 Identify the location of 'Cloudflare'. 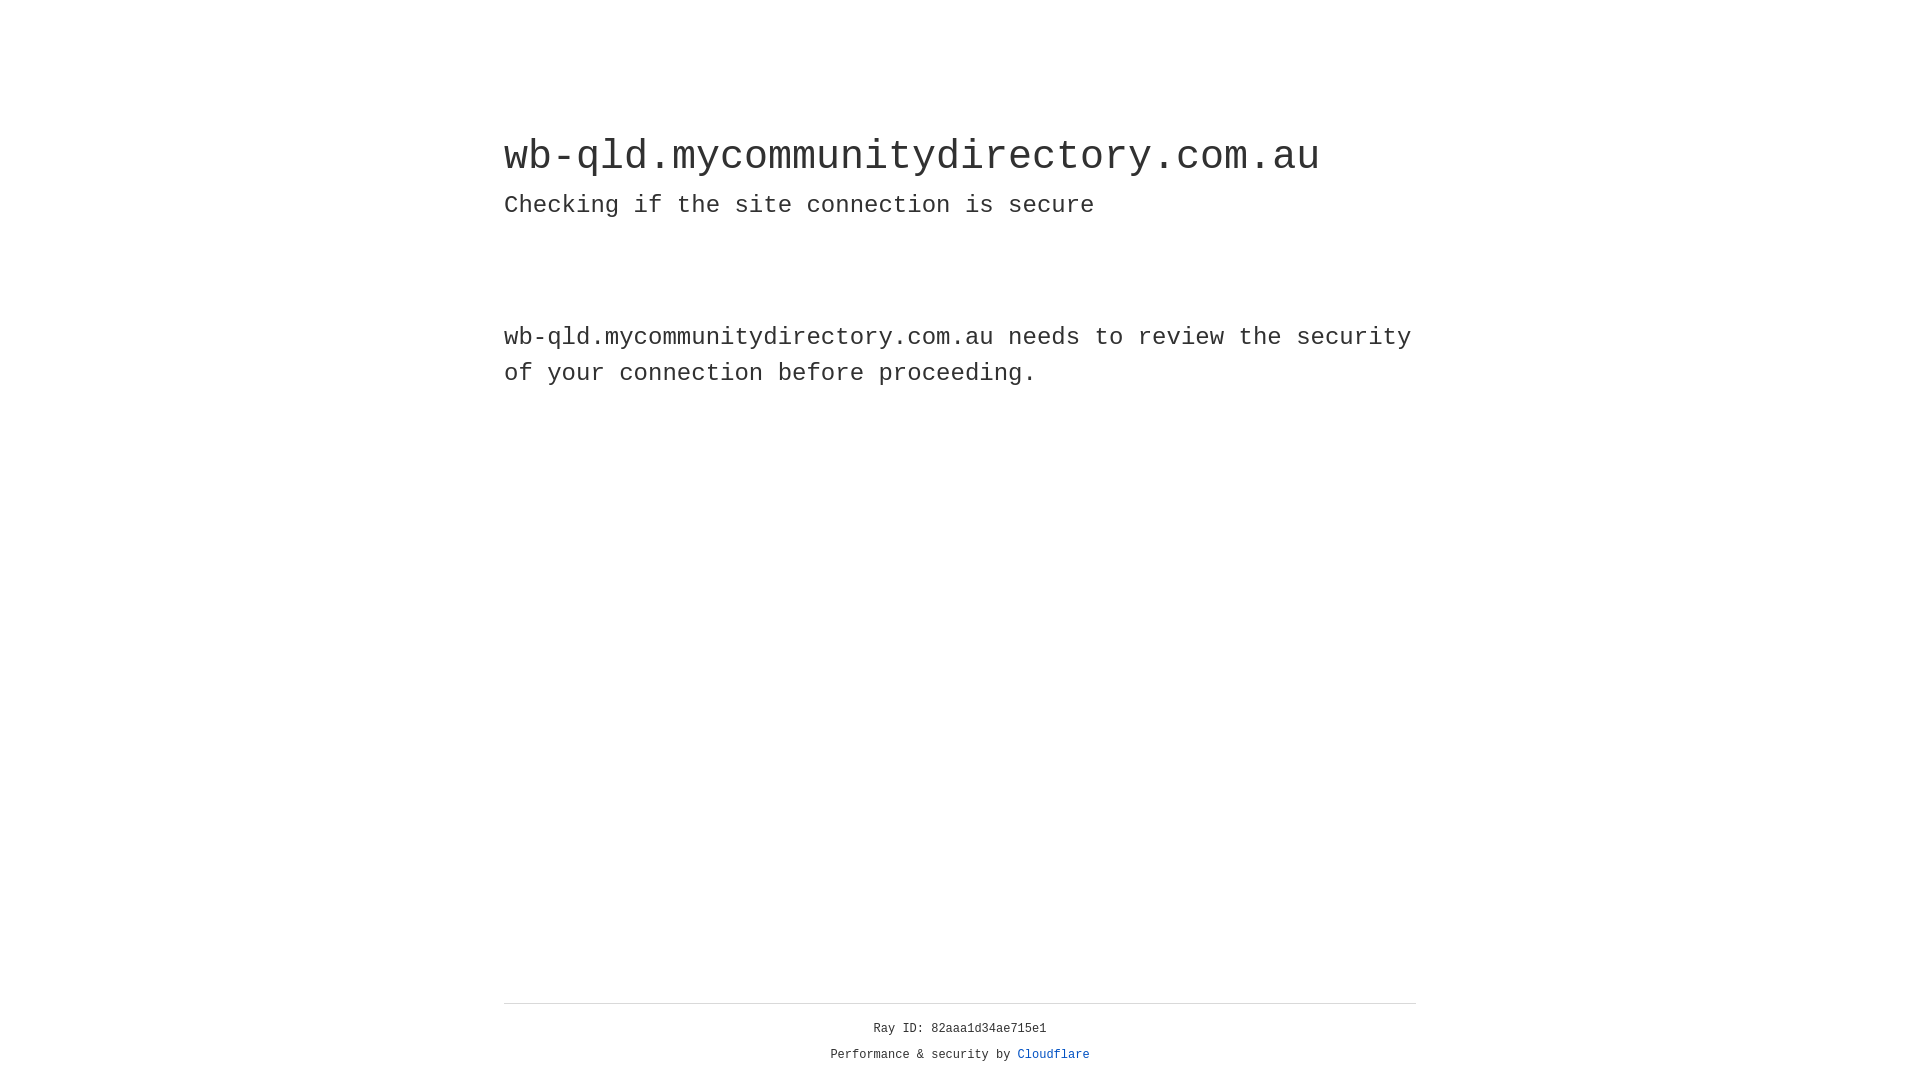
(1017, 1054).